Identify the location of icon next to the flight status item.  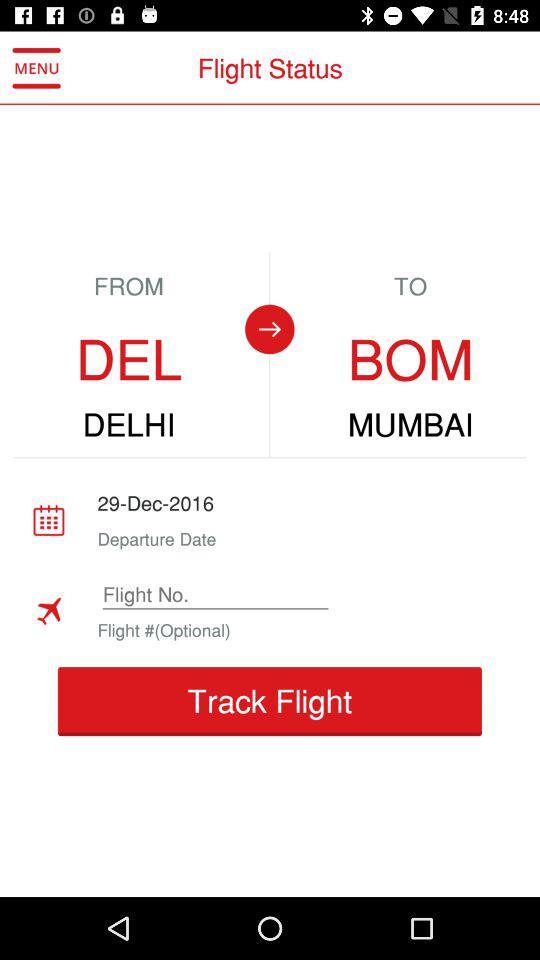
(36, 68).